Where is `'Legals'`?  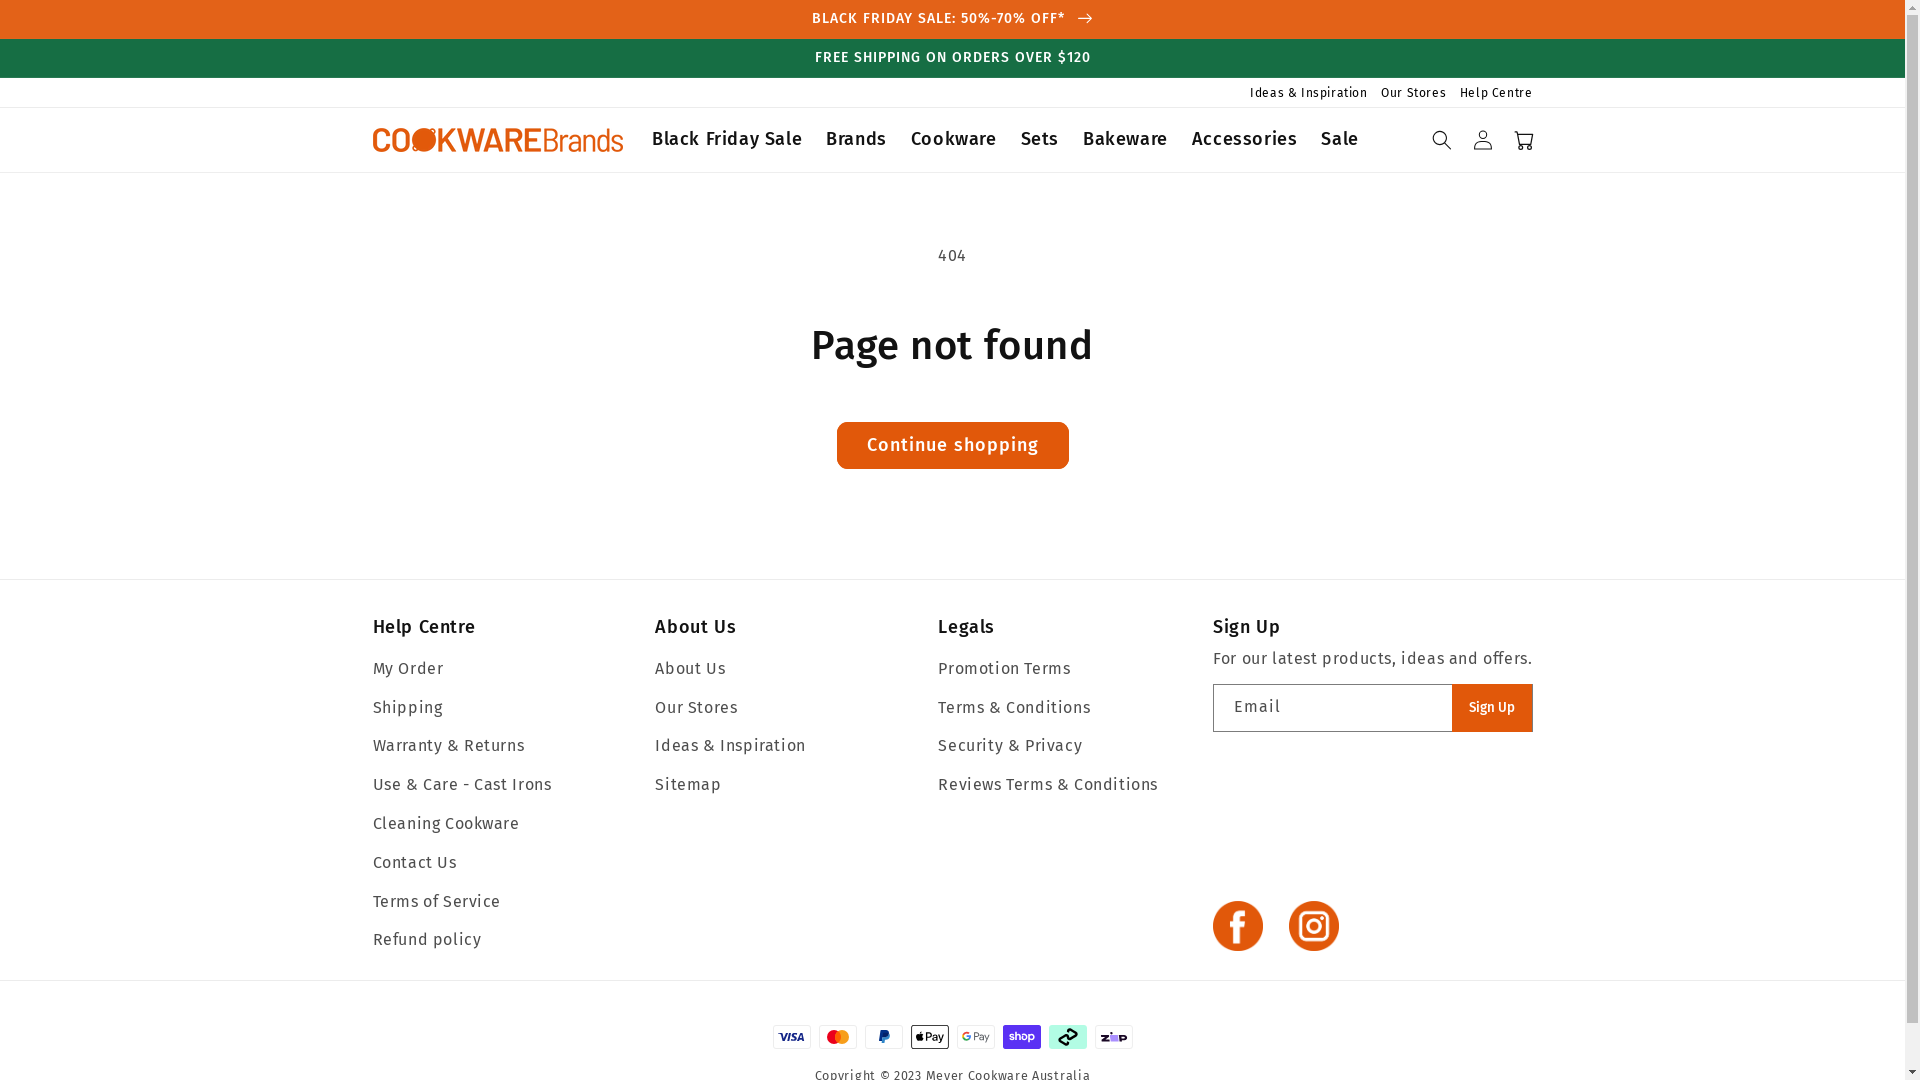
'Legals' is located at coordinates (1074, 626).